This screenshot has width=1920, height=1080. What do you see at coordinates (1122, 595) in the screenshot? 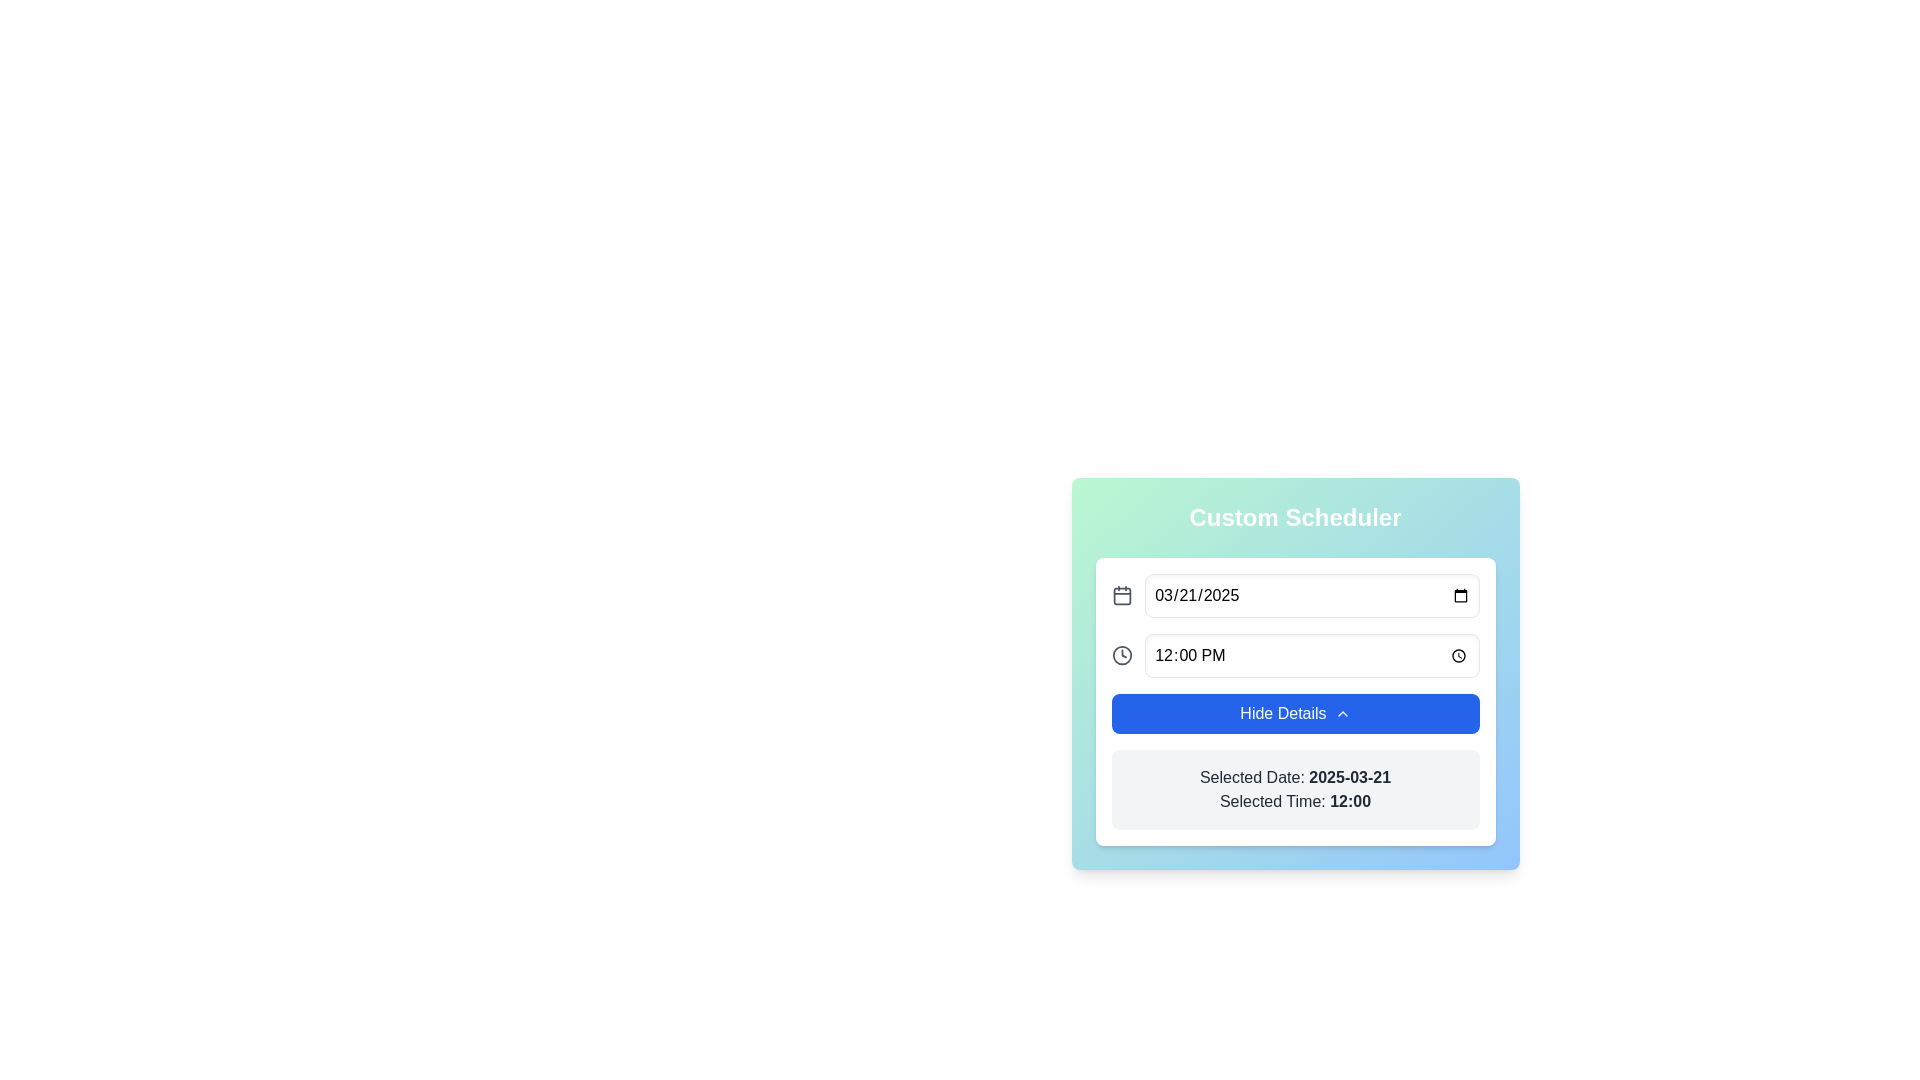
I see `the date picker icon located on the leftmost side of the group before the date input field labeled '2025-03-21' in the 'Custom Scheduler' card` at bounding box center [1122, 595].